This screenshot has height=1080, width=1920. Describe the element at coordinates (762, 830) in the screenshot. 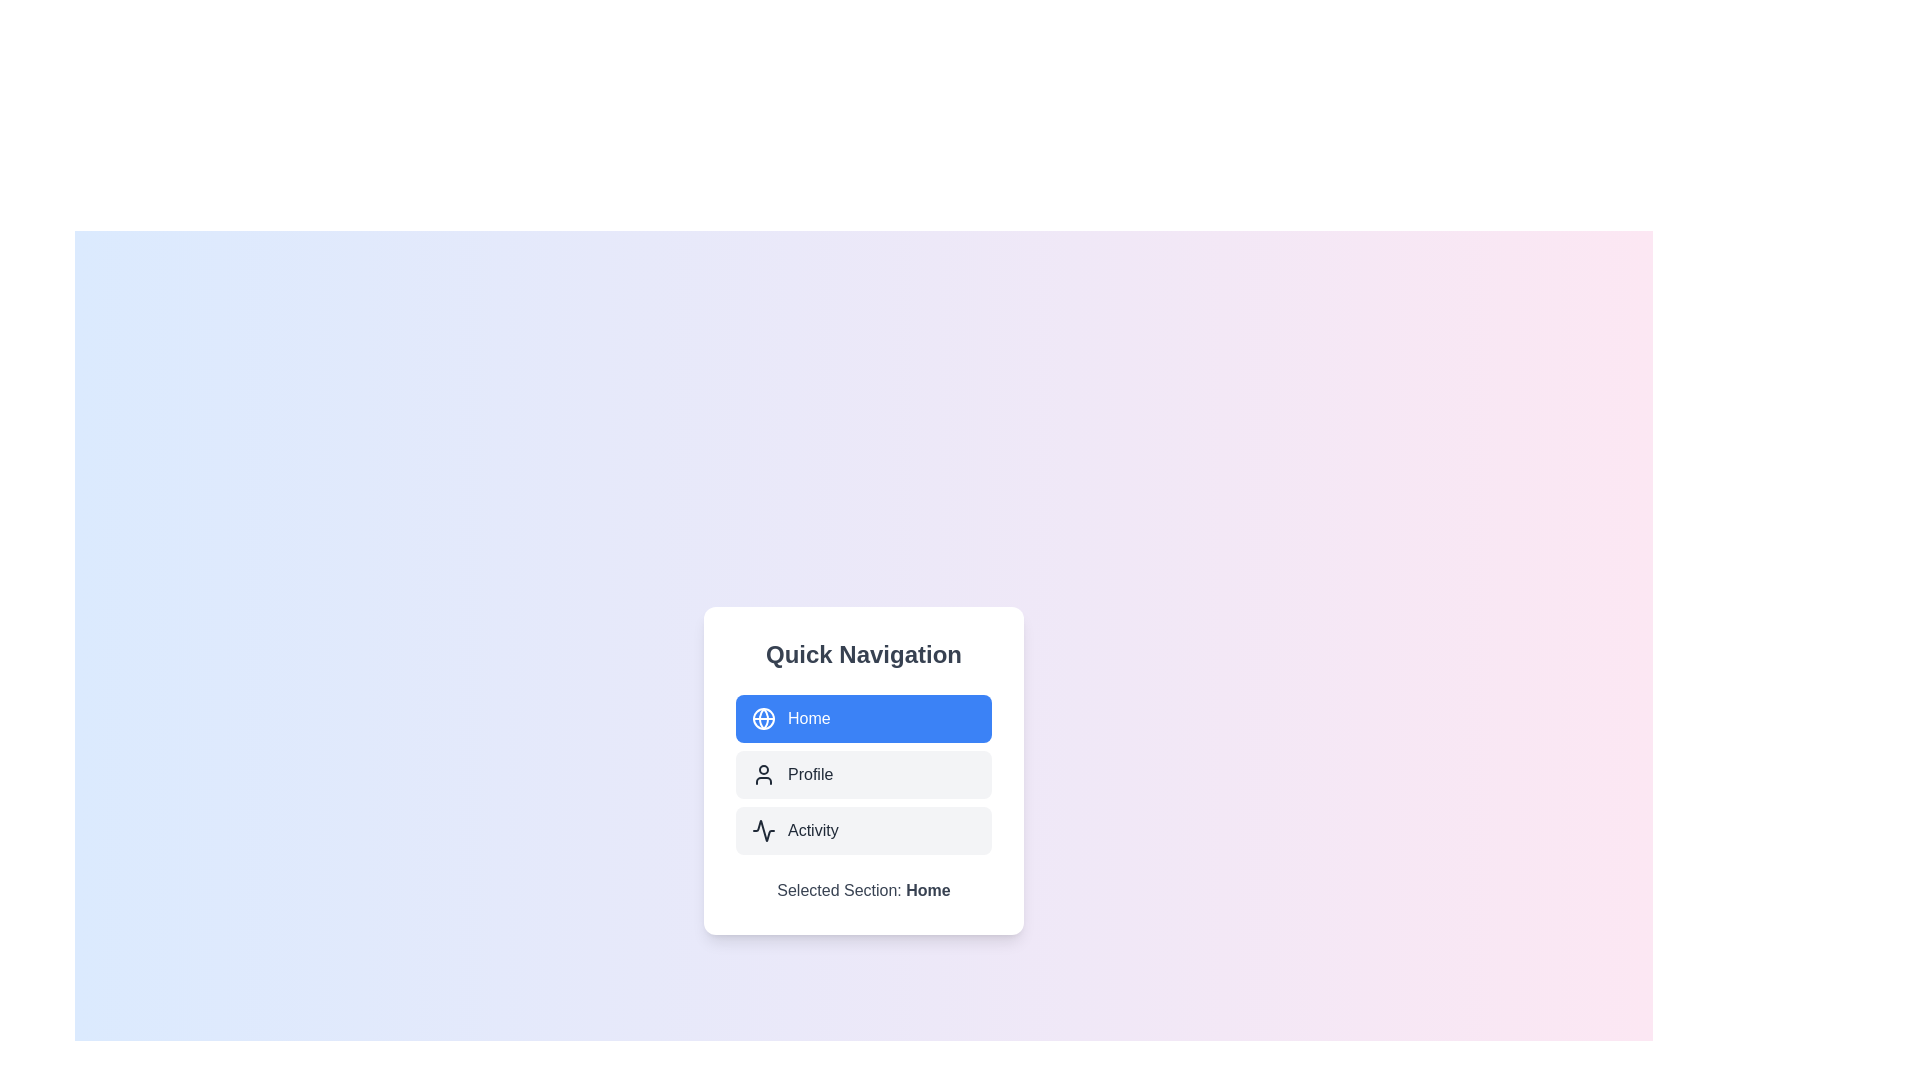

I see `the pulse graph icon styled with a zigzag line, located in the 'Quick Navigation' panel next to the 'Activity' text` at that location.